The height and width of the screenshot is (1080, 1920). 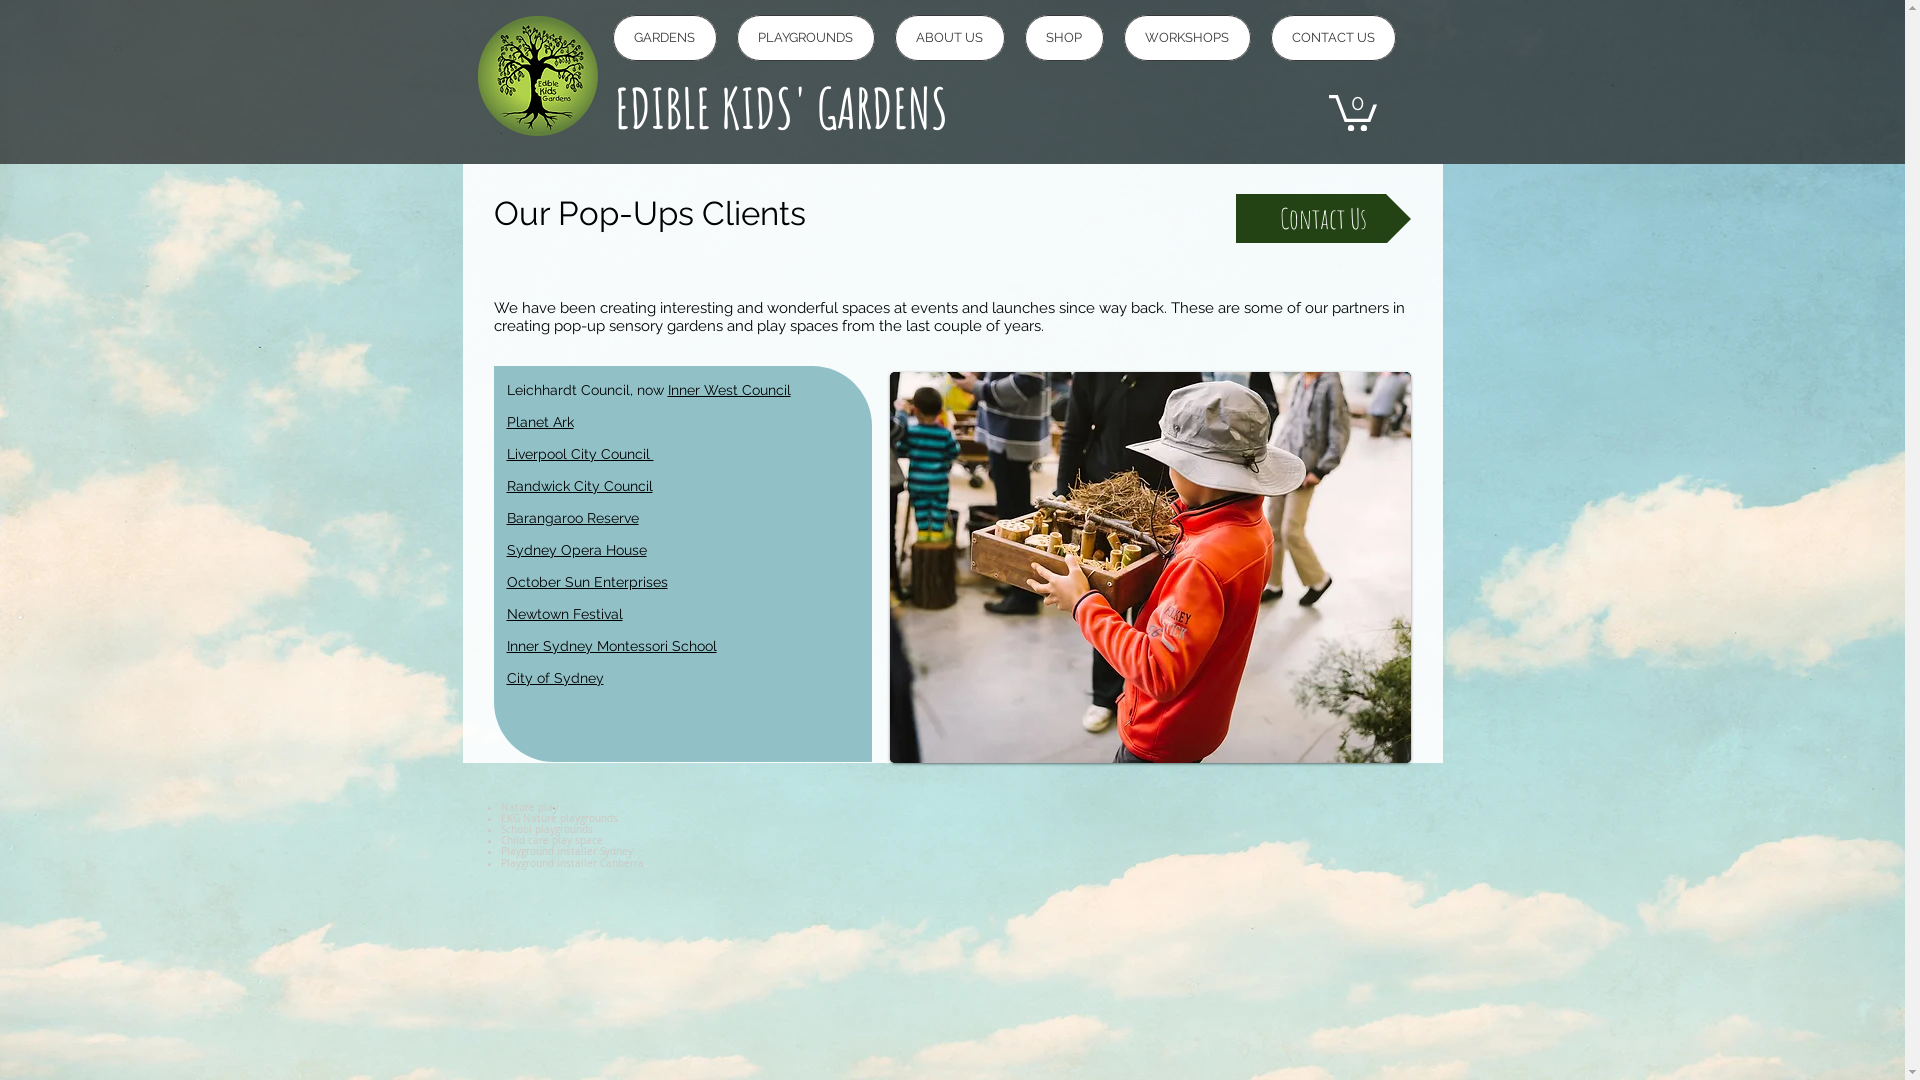 What do you see at coordinates (578, 486) in the screenshot?
I see `'Randwick City Council'` at bounding box center [578, 486].